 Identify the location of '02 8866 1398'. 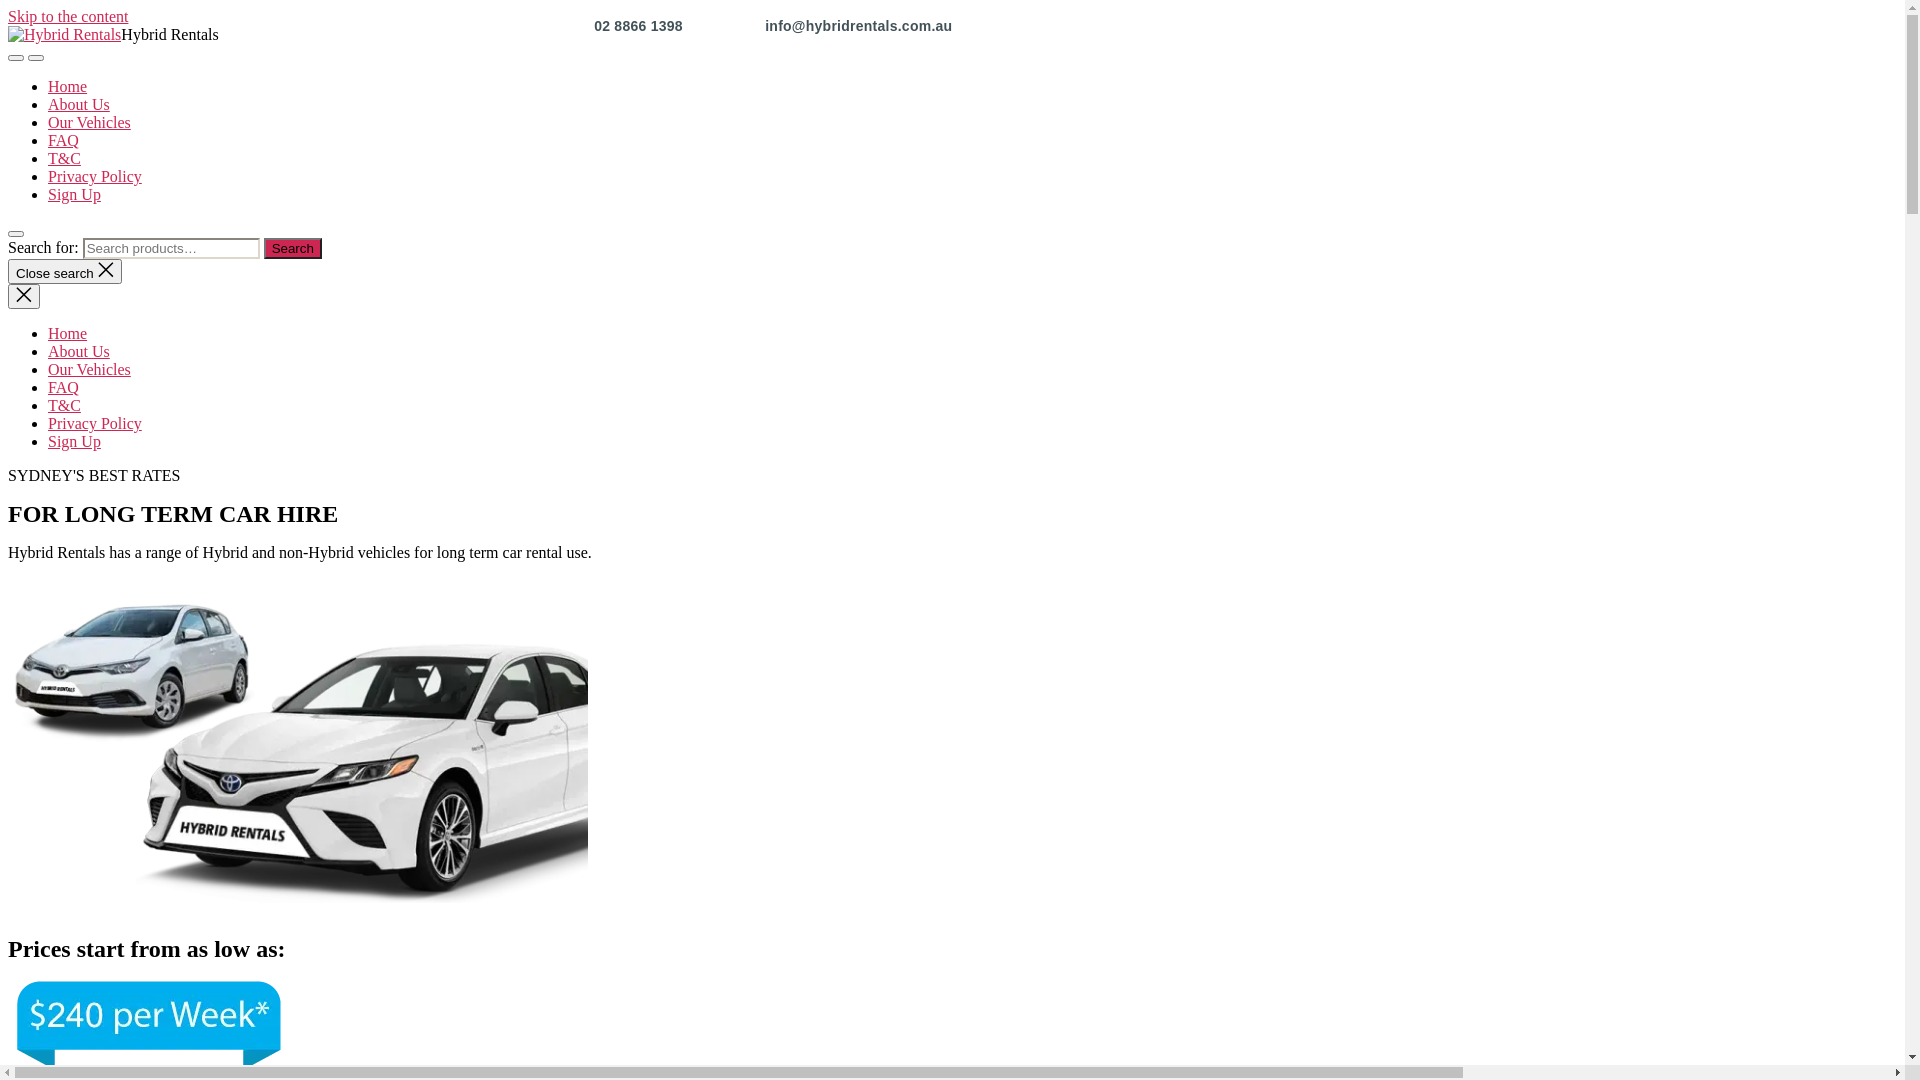
(640, 26).